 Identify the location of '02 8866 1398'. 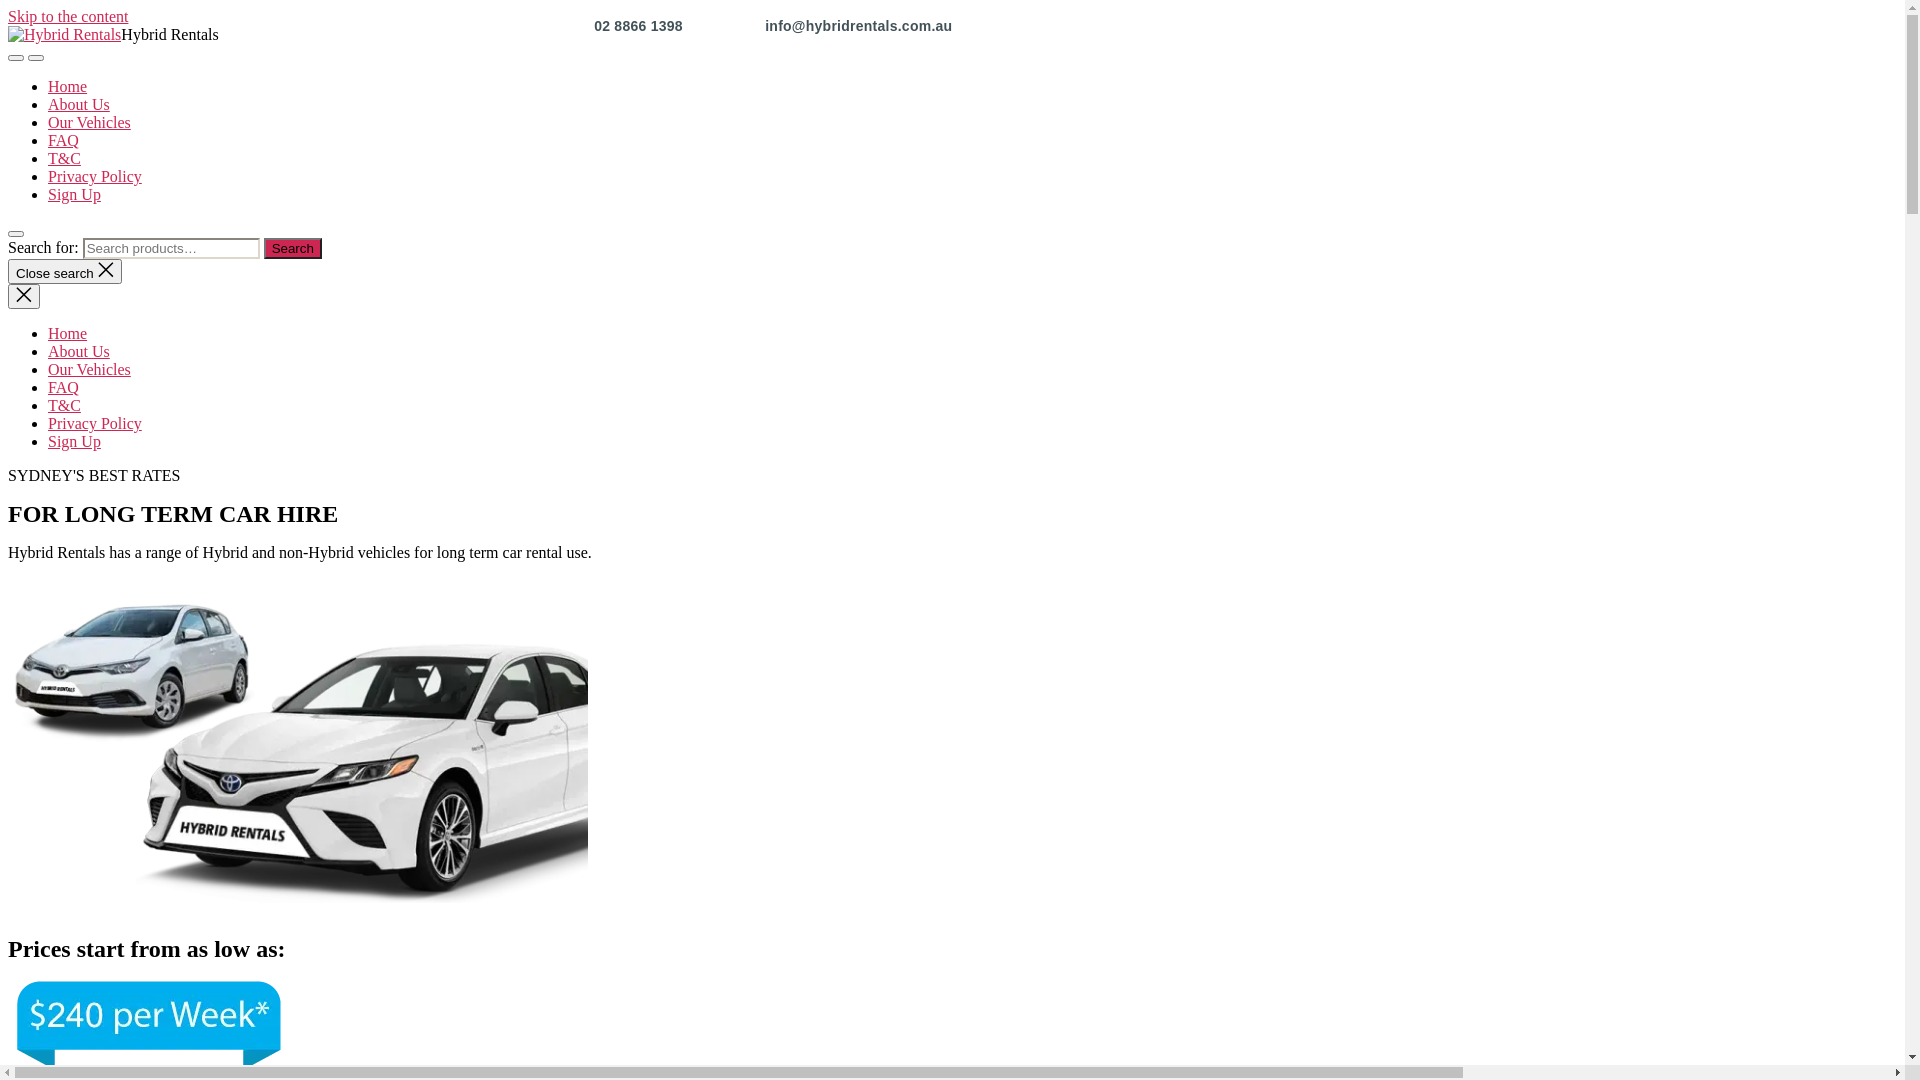
(640, 26).